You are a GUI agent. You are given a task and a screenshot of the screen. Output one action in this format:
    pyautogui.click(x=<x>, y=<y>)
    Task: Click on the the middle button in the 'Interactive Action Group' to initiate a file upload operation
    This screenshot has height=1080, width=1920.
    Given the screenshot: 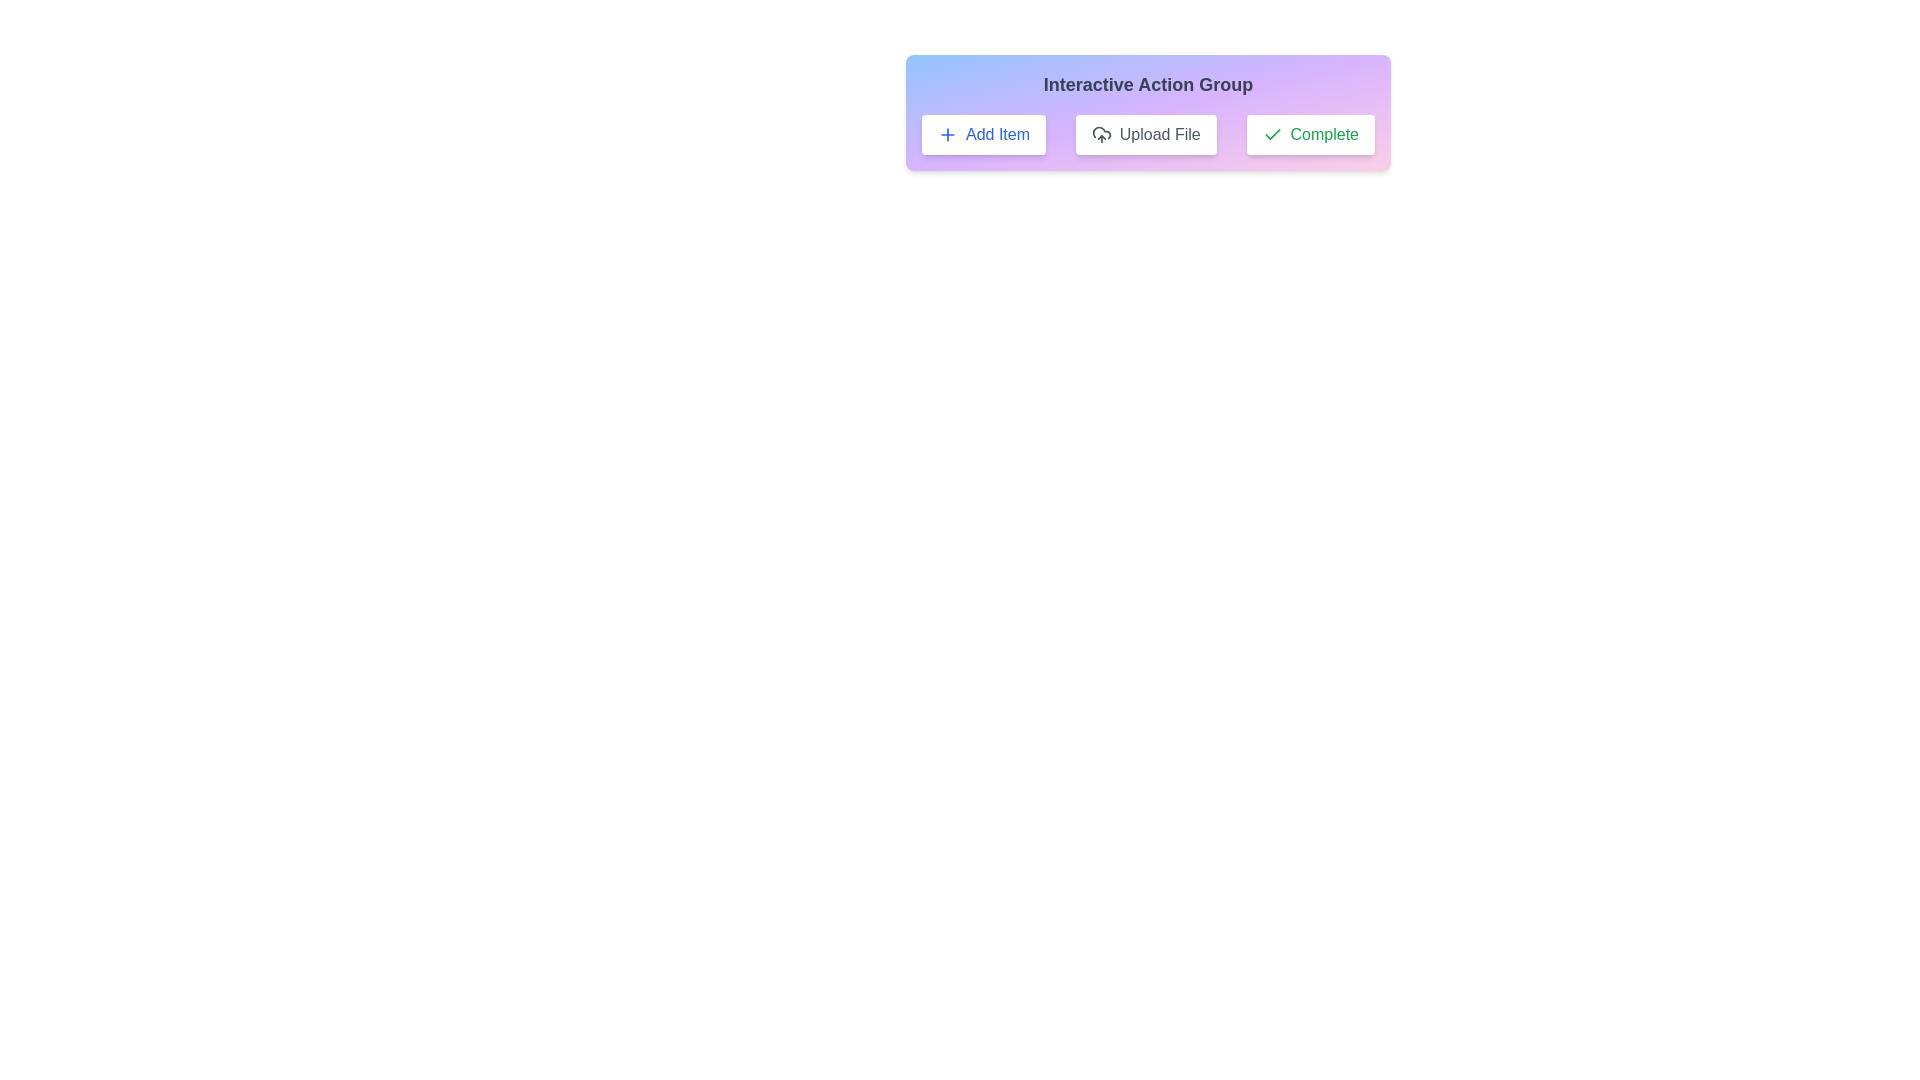 What is the action you would take?
    pyautogui.click(x=1148, y=112)
    